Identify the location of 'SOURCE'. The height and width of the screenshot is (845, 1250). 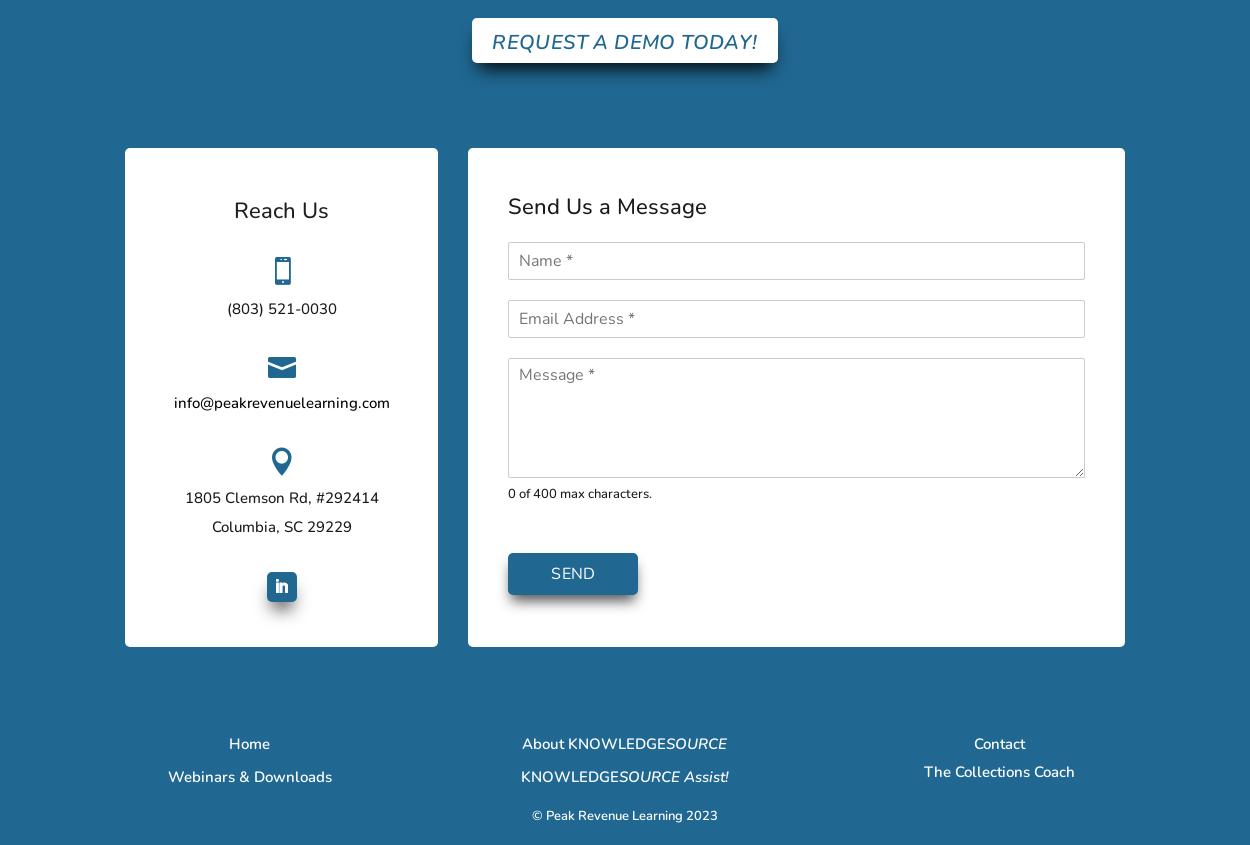
(695, 742).